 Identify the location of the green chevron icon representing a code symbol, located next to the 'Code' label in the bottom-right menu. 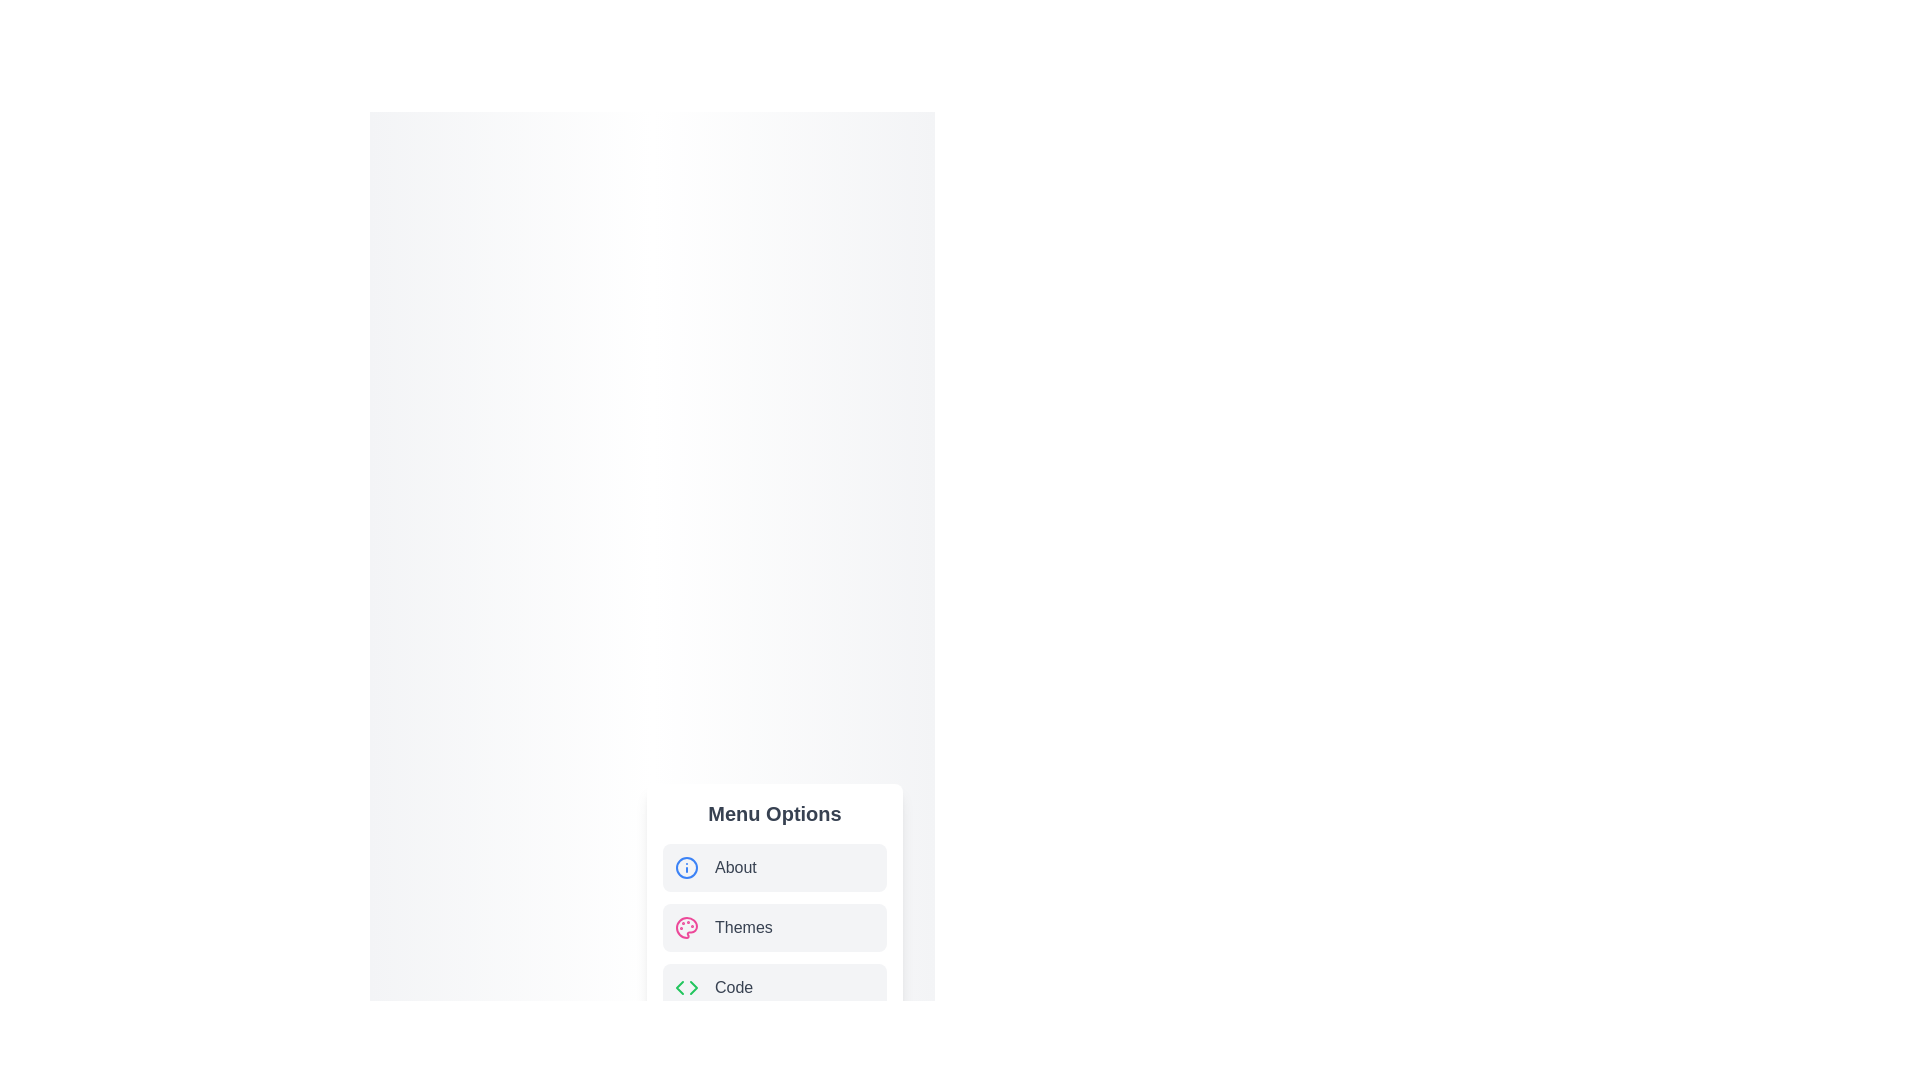
(686, 986).